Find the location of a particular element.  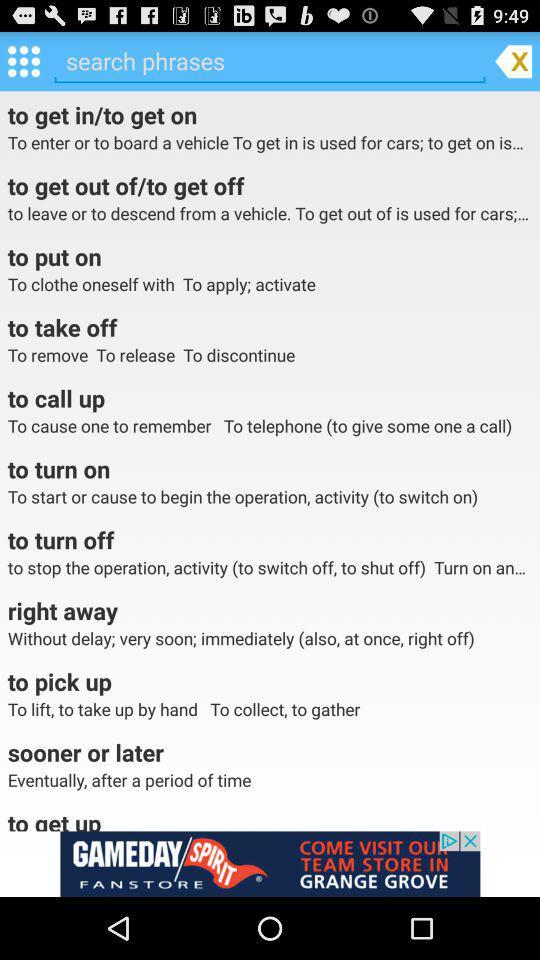

open search bar is located at coordinates (270, 61).